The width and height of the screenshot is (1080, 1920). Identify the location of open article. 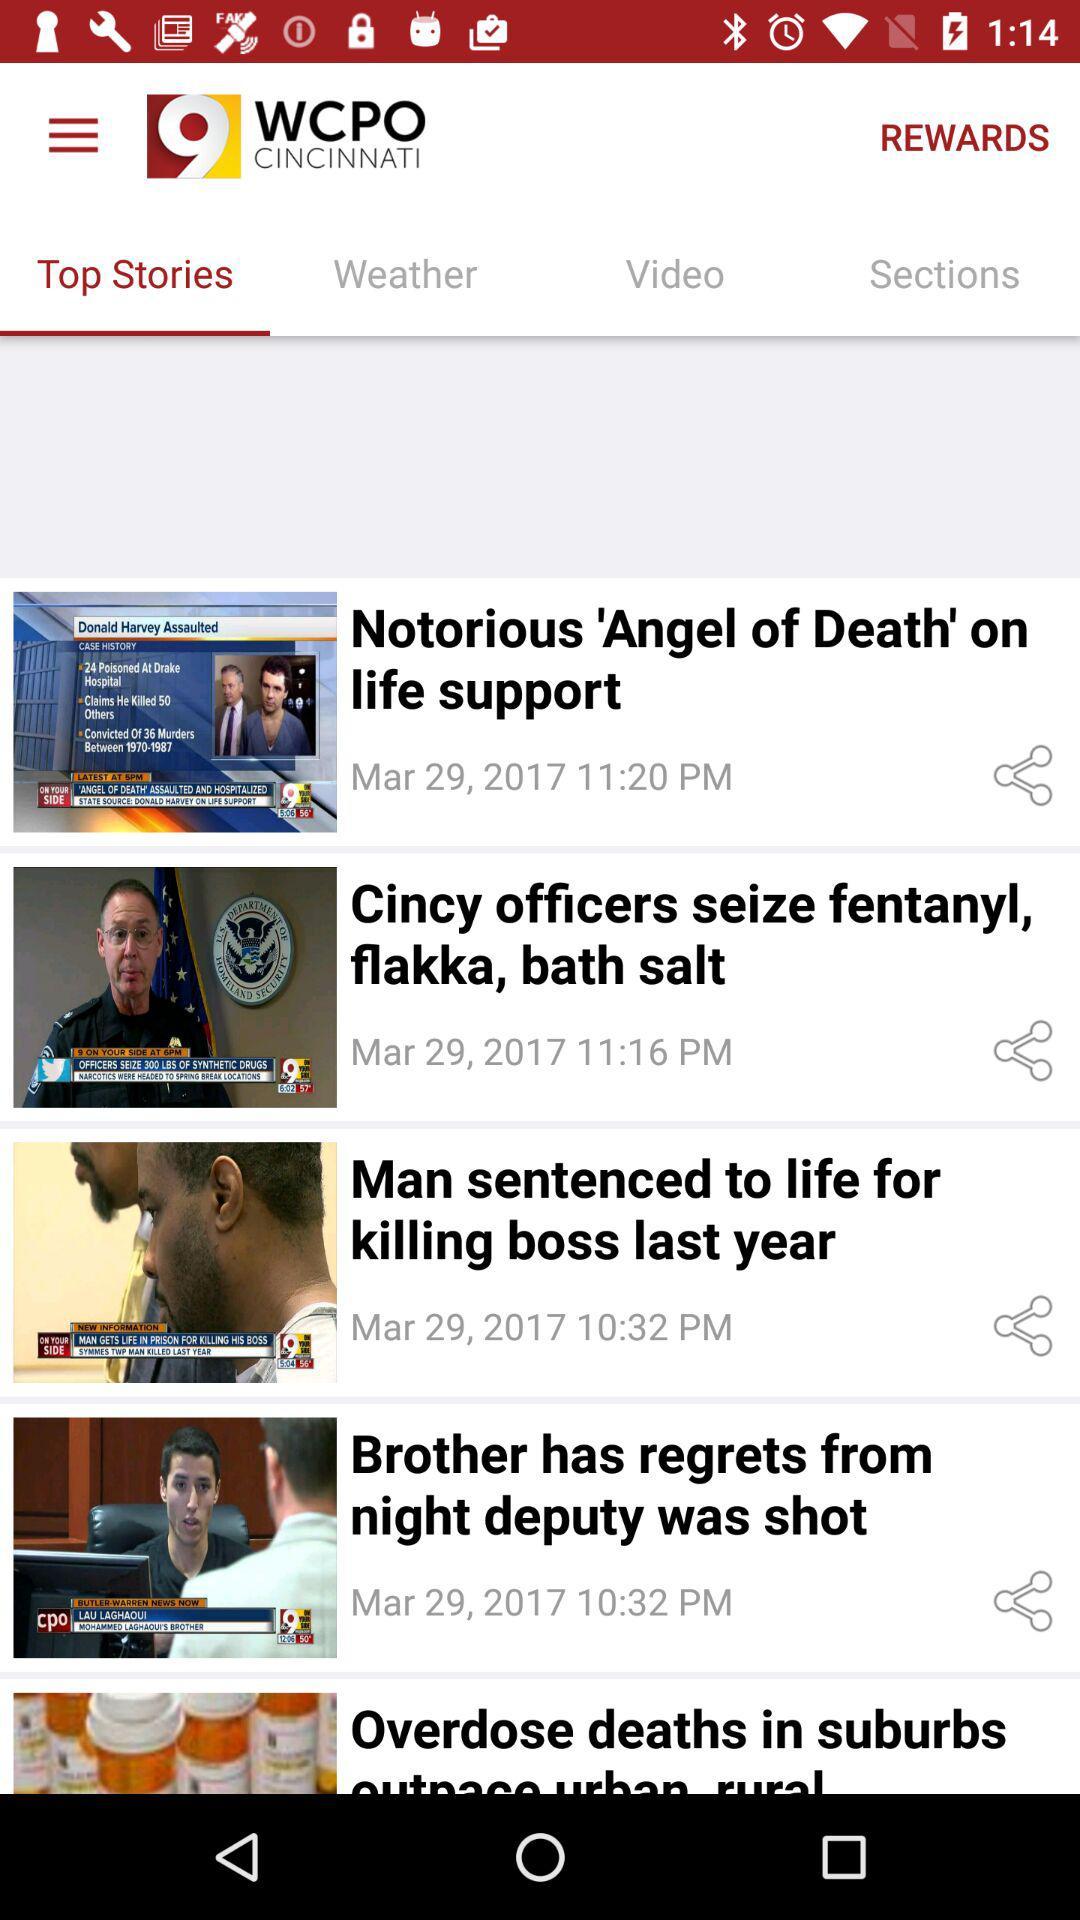
(174, 1261).